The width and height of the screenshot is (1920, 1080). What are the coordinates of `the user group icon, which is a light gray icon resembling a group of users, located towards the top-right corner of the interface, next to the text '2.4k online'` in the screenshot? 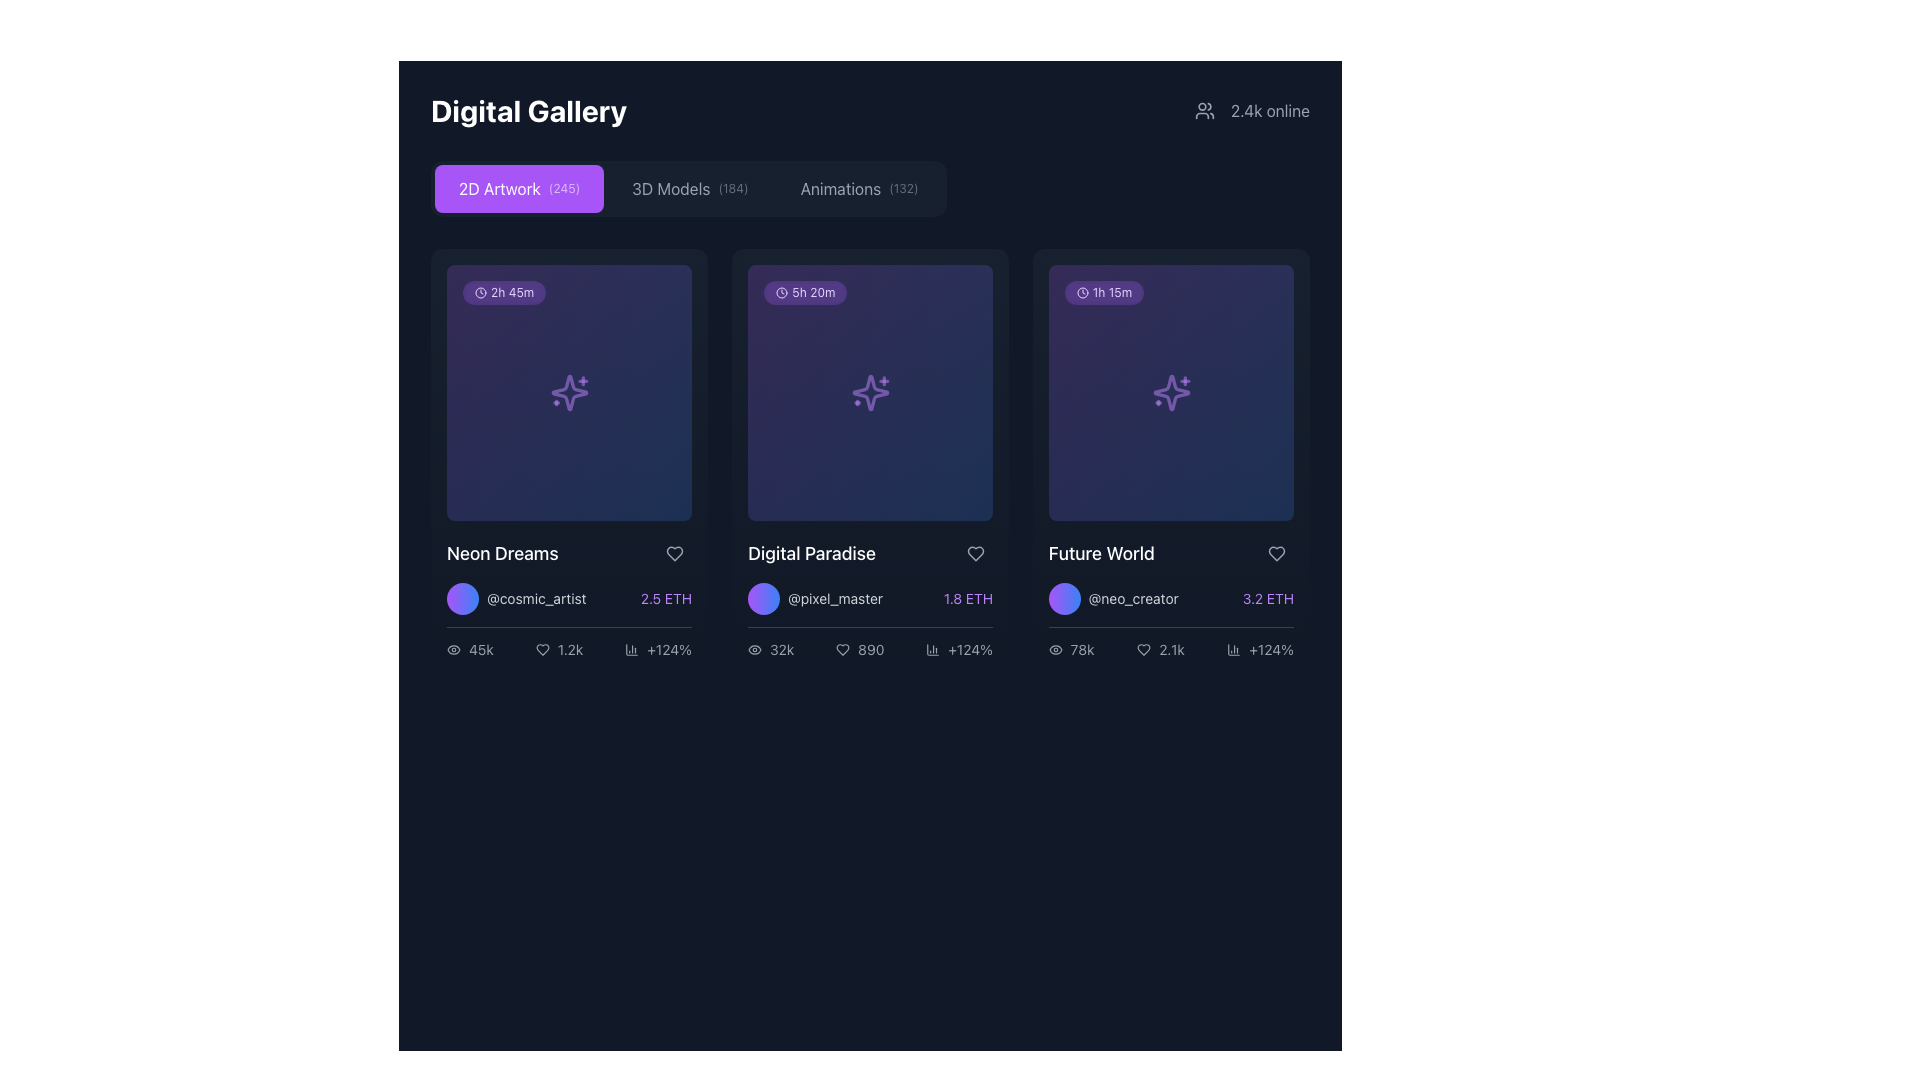 It's located at (1203, 111).